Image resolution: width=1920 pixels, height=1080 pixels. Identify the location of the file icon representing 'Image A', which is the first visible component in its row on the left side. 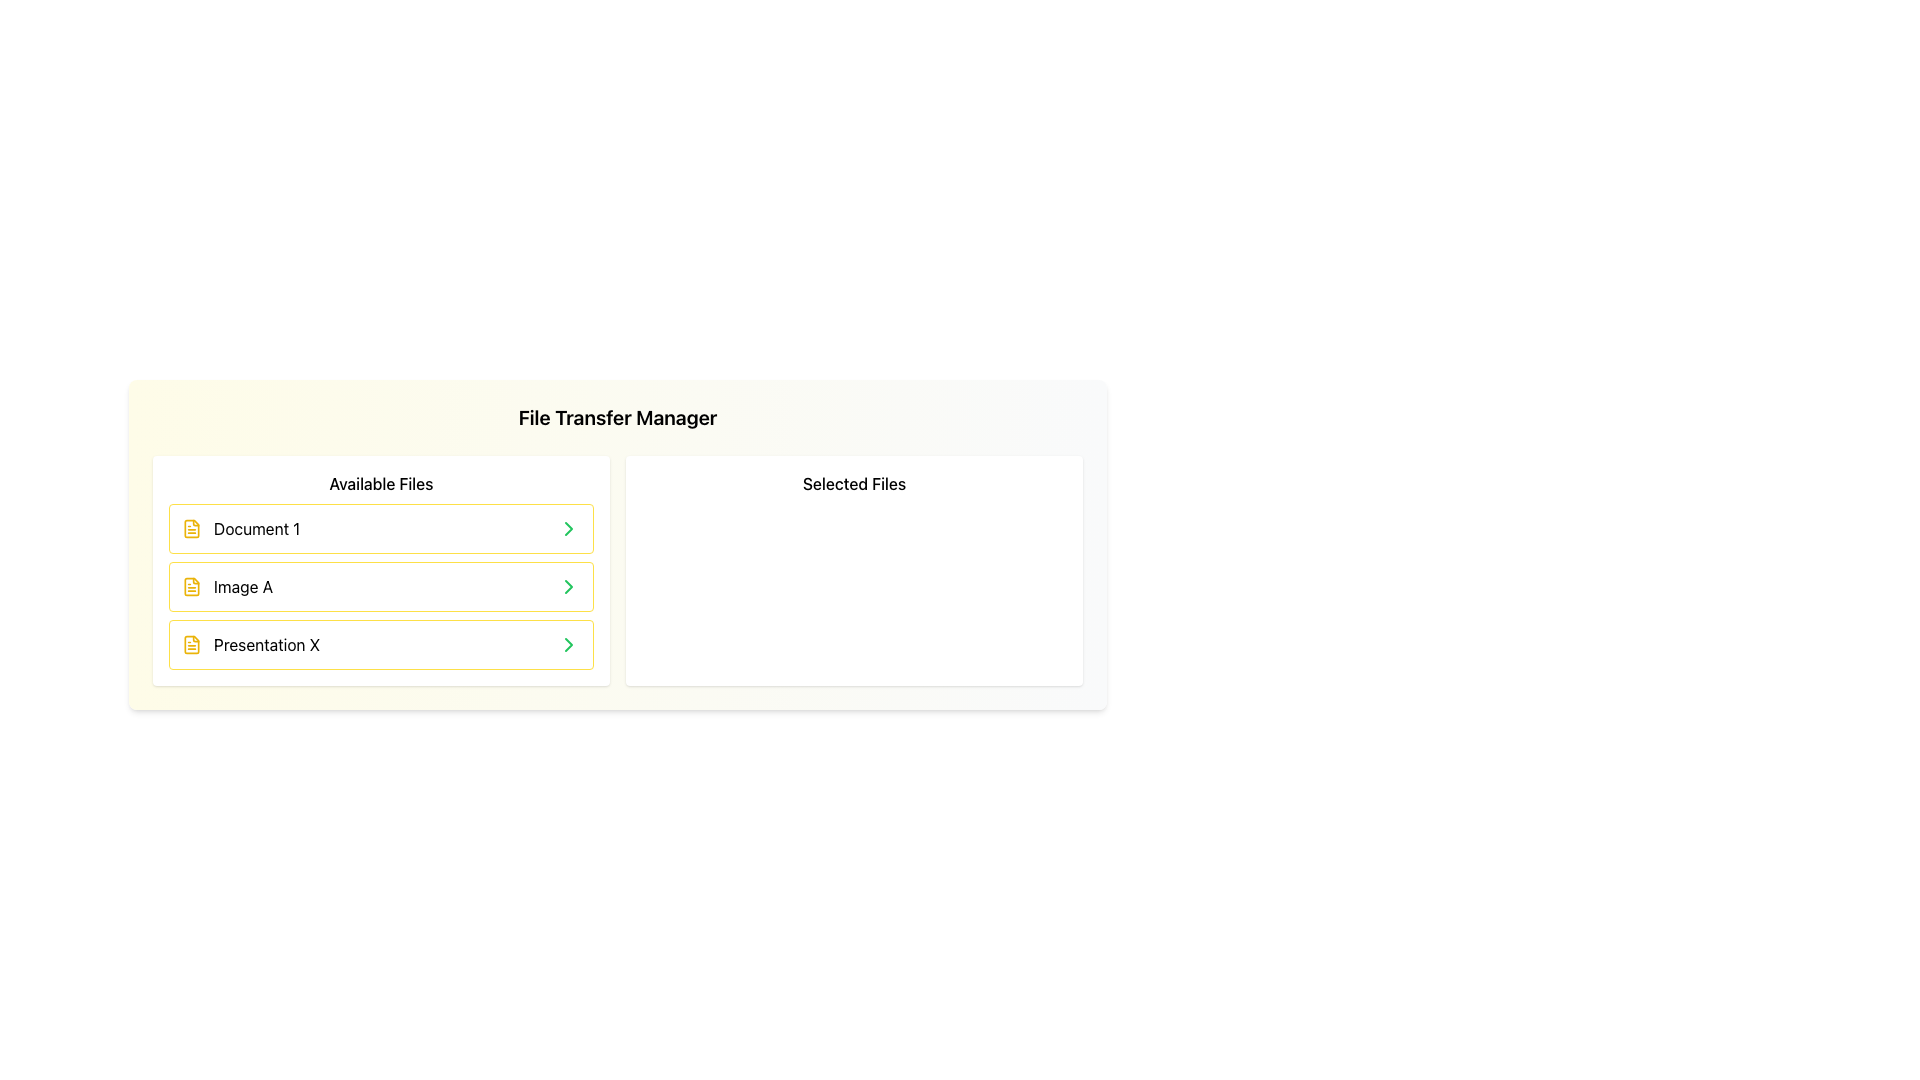
(192, 585).